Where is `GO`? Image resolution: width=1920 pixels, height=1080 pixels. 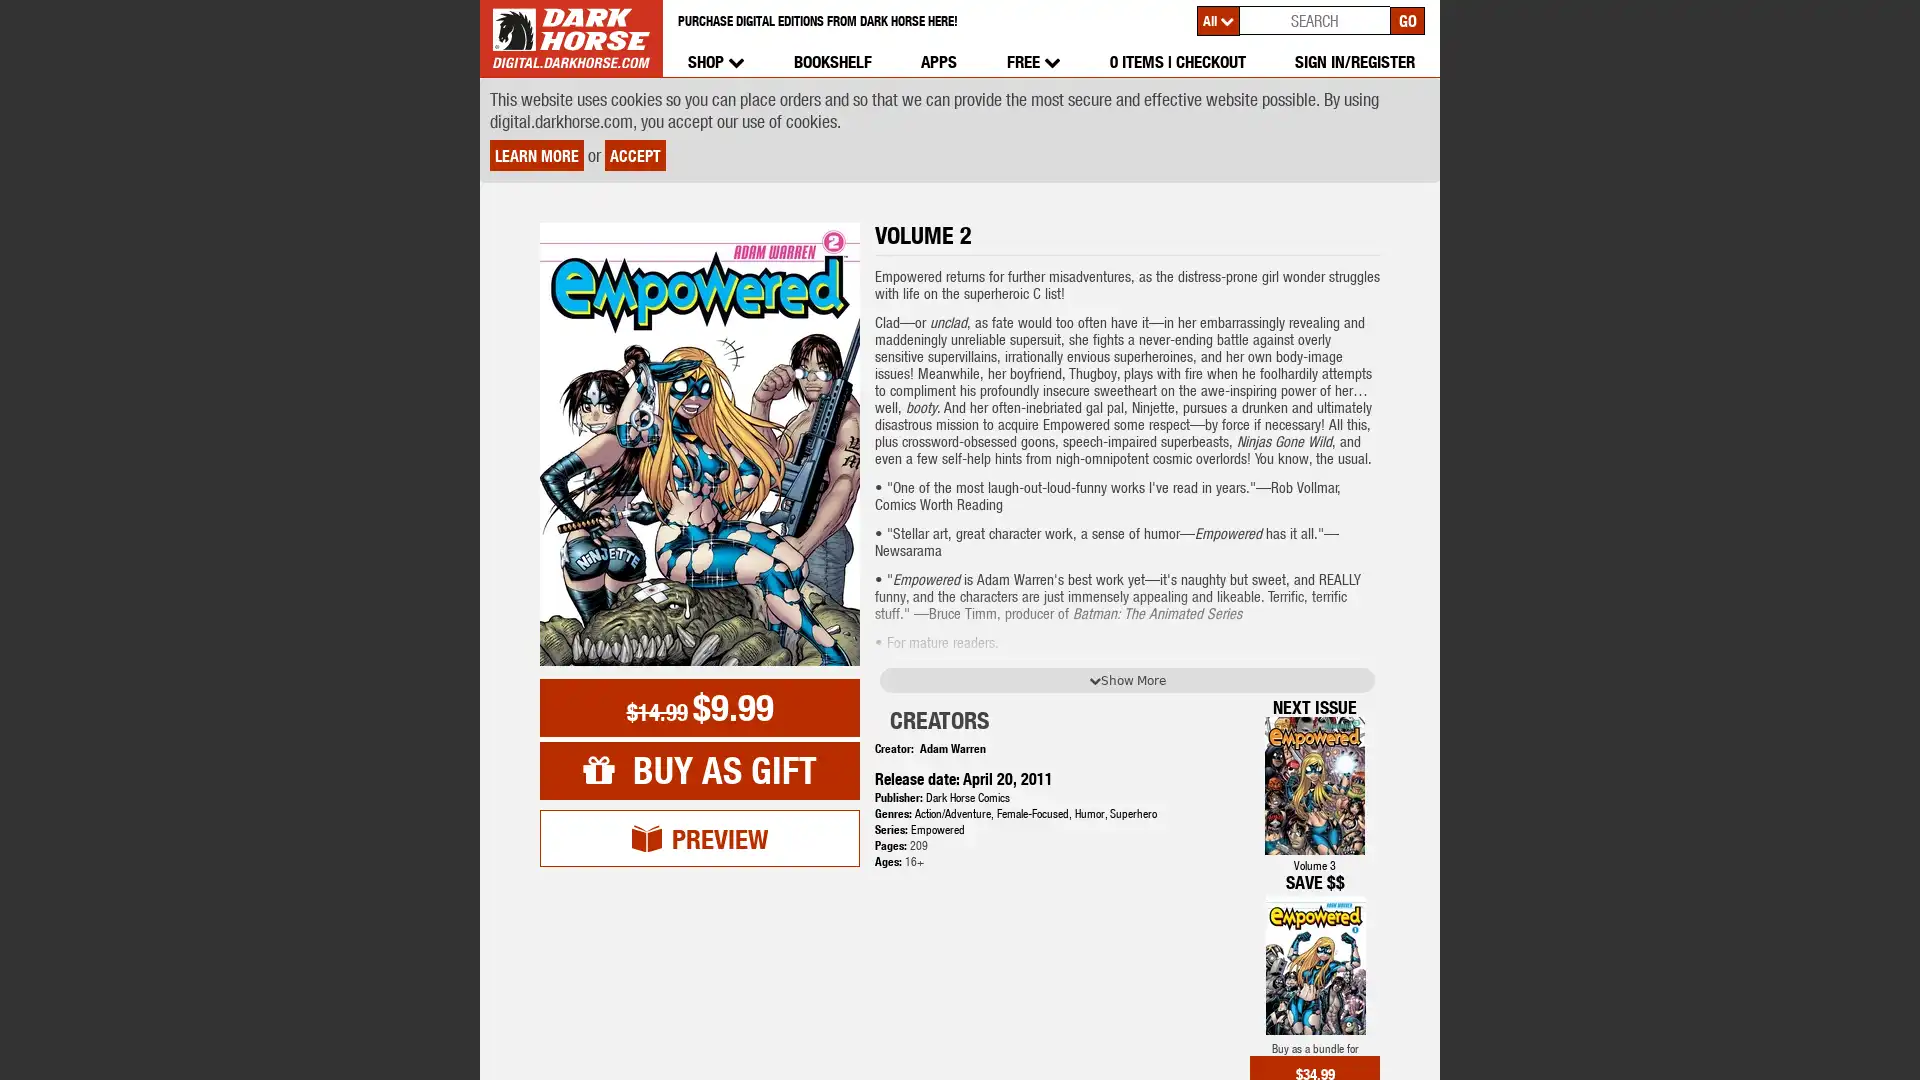
GO is located at coordinates (1406, 19).